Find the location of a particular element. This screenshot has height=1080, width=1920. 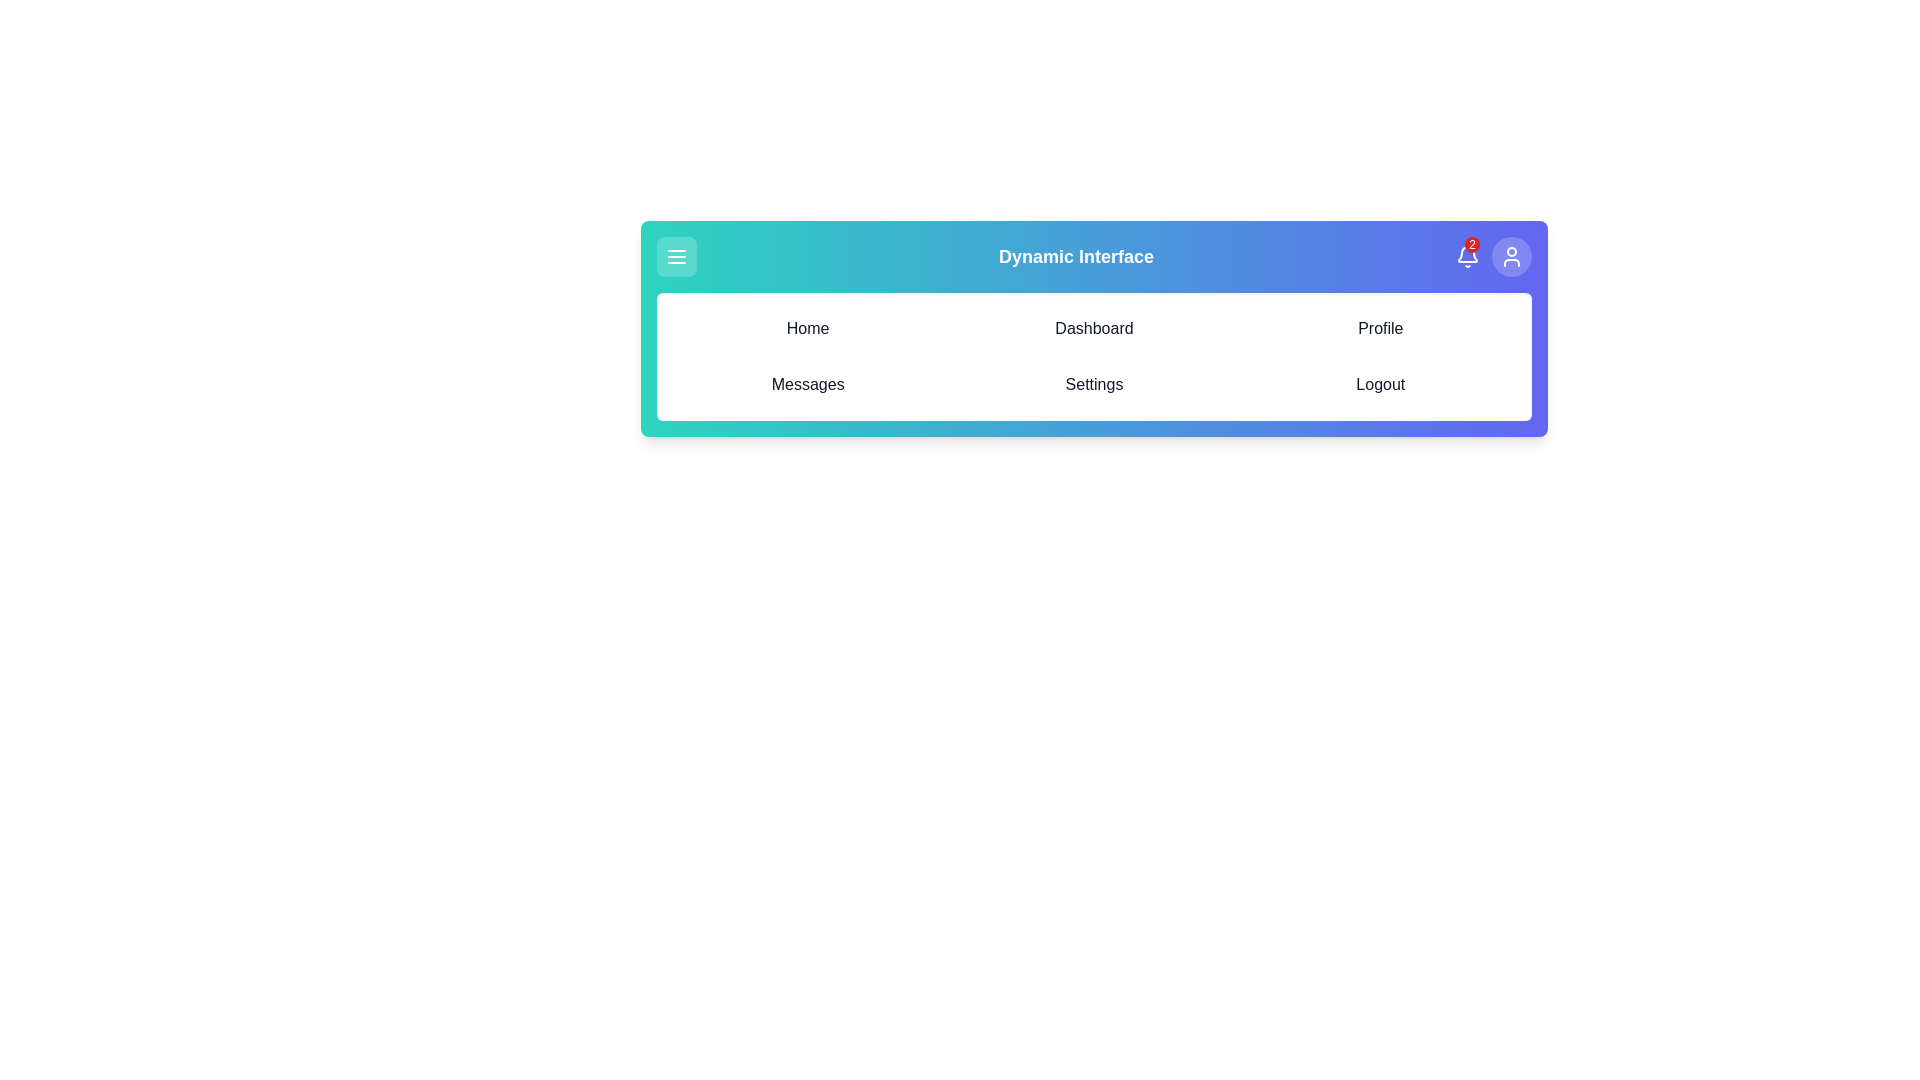

the navigation item Settings from the menu is located at coordinates (1093, 385).